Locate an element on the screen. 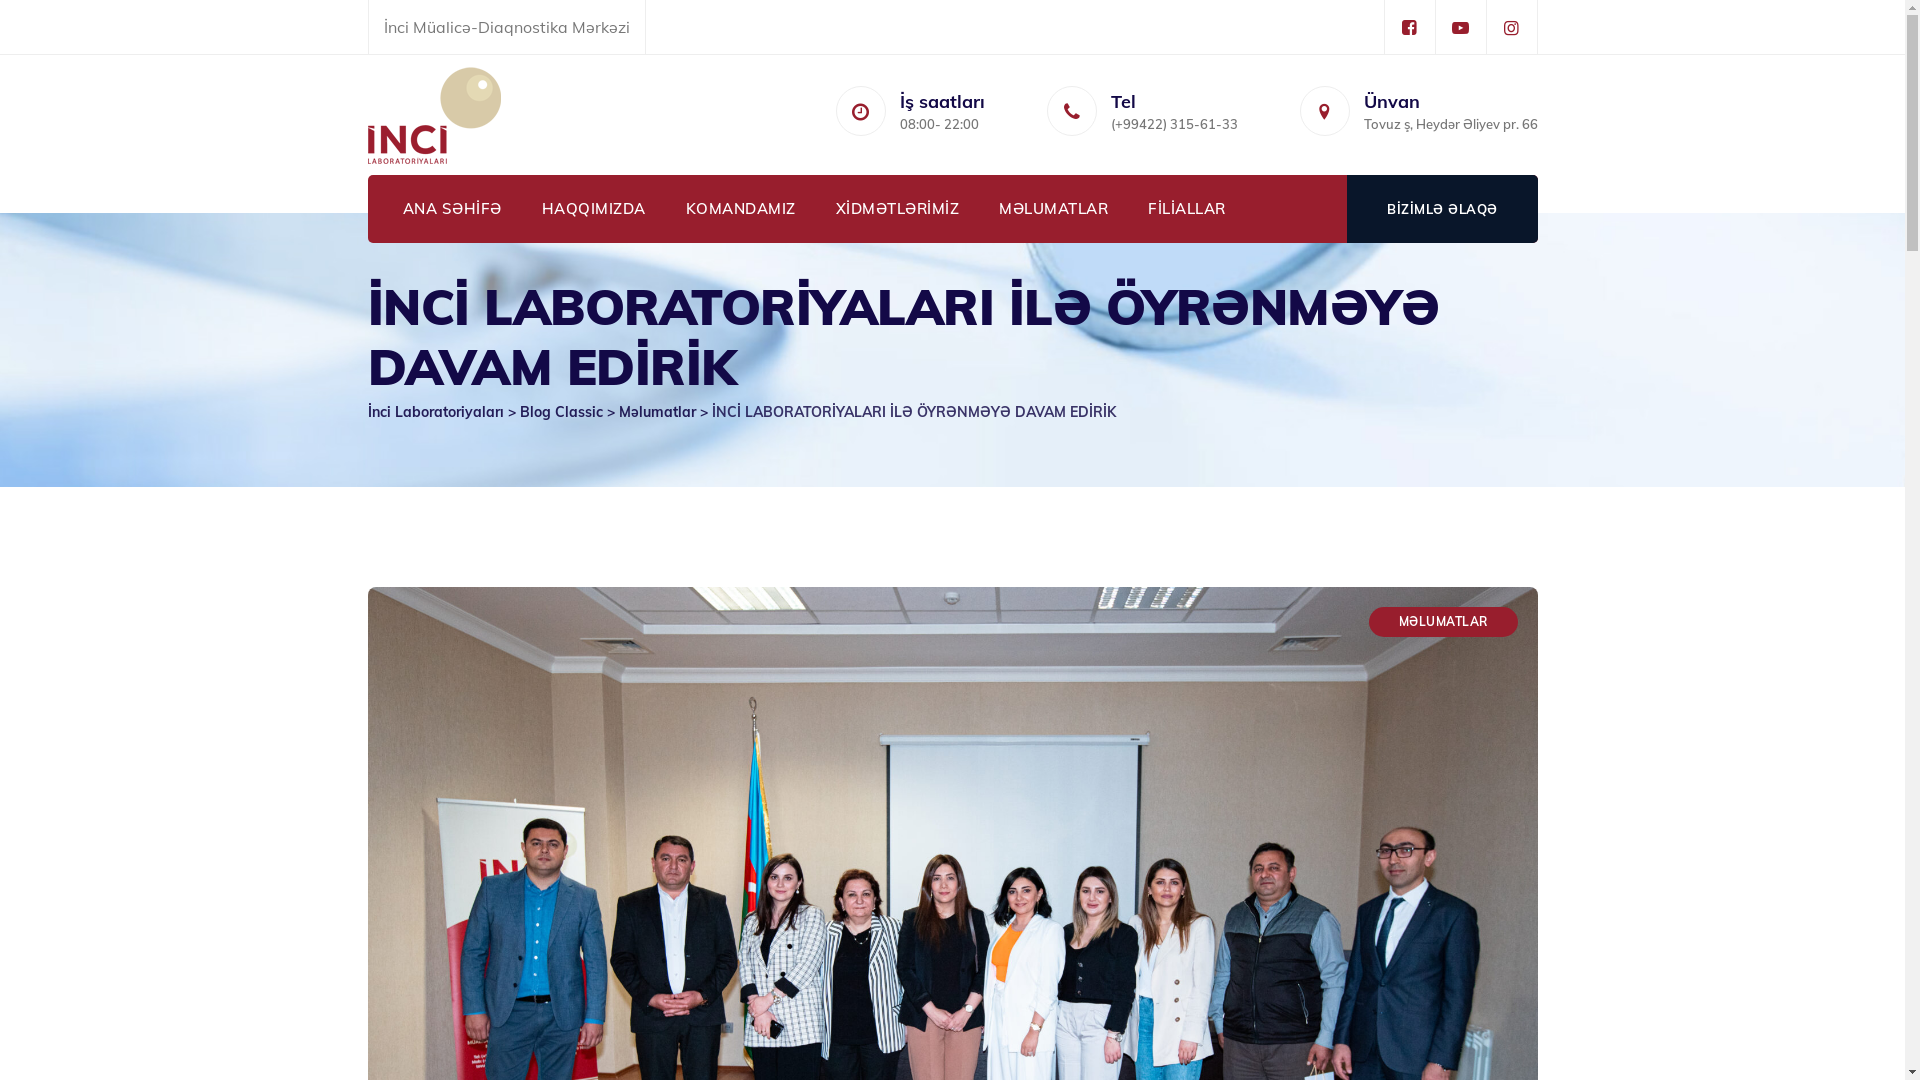  'Tel is located at coordinates (1173, 115).